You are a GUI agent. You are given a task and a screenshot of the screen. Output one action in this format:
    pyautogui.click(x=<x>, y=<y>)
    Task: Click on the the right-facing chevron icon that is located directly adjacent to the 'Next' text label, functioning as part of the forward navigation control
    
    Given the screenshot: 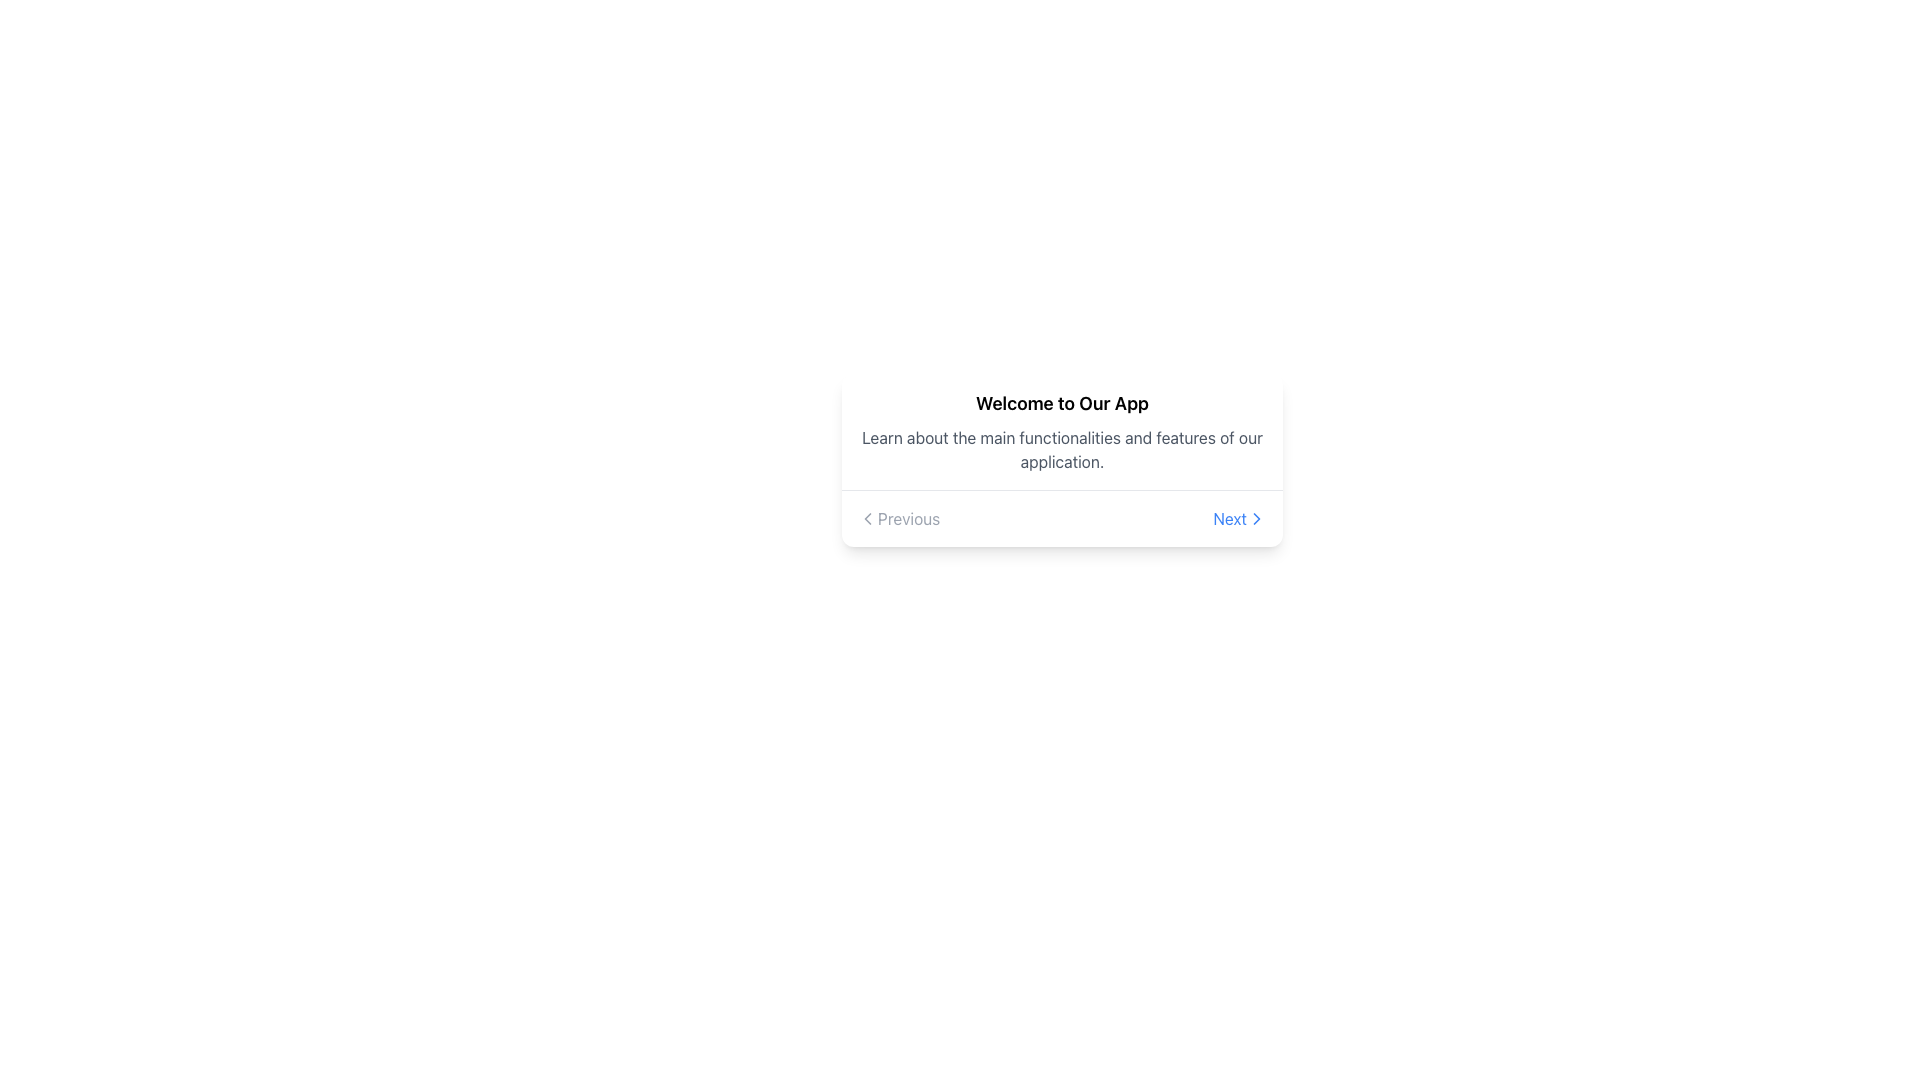 What is the action you would take?
    pyautogui.click(x=1256, y=518)
    